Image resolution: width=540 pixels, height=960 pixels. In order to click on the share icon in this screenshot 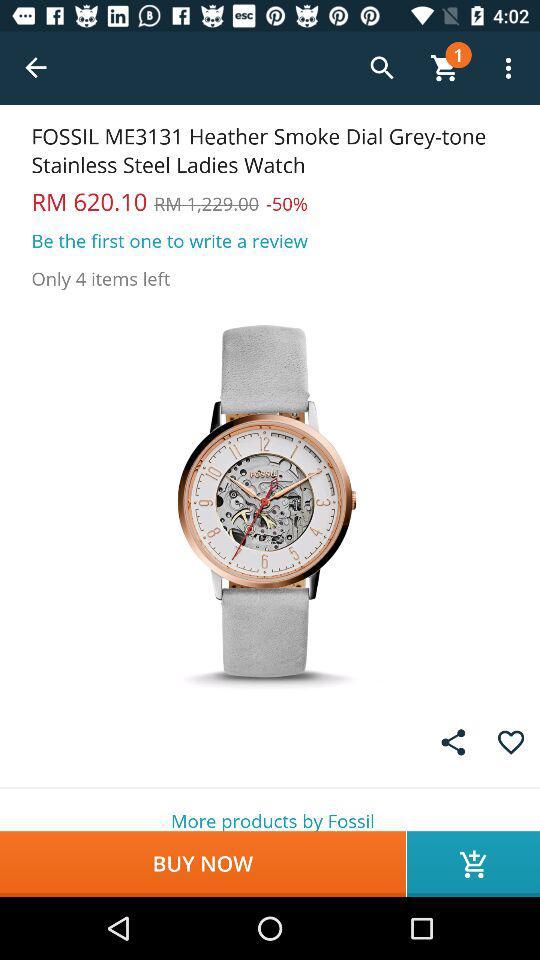, I will do `click(453, 741)`.